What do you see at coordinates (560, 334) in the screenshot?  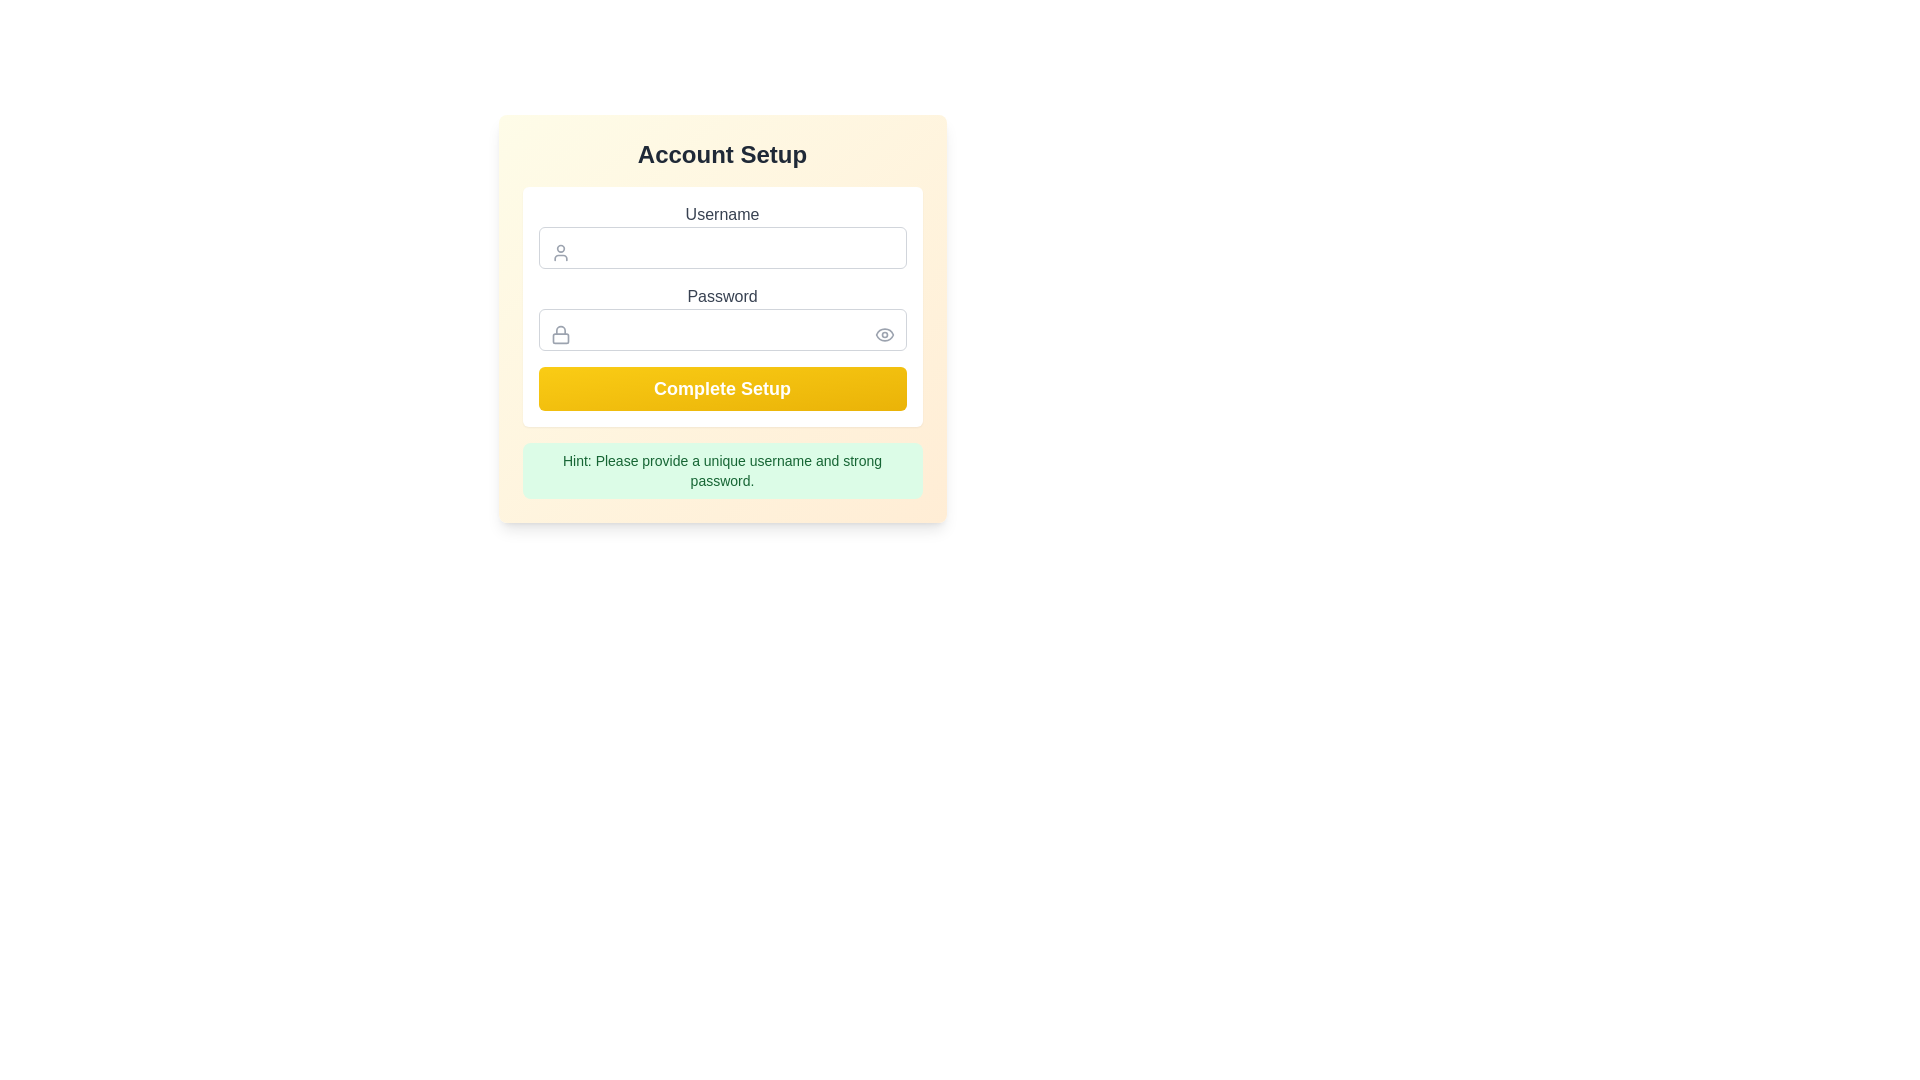 I see `the lock icon located on the left side of the password input field in the 'Account Setup' section to identify the password field` at bounding box center [560, 334].